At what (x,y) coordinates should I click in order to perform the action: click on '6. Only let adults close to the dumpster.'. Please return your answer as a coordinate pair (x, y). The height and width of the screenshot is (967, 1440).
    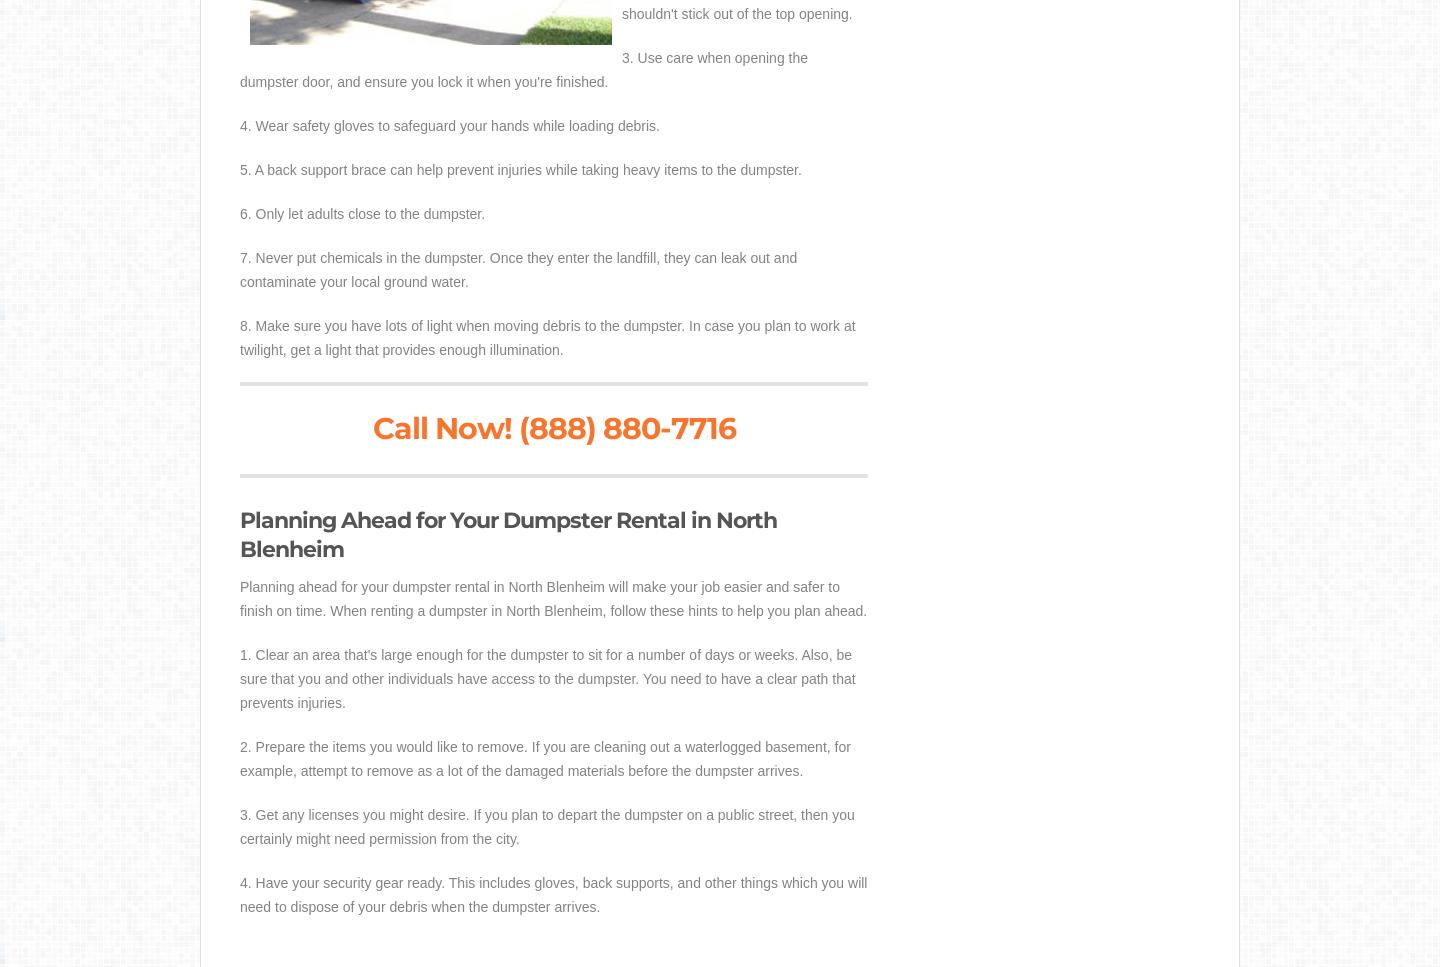
    Looking at the image, I should click on (240, 212).